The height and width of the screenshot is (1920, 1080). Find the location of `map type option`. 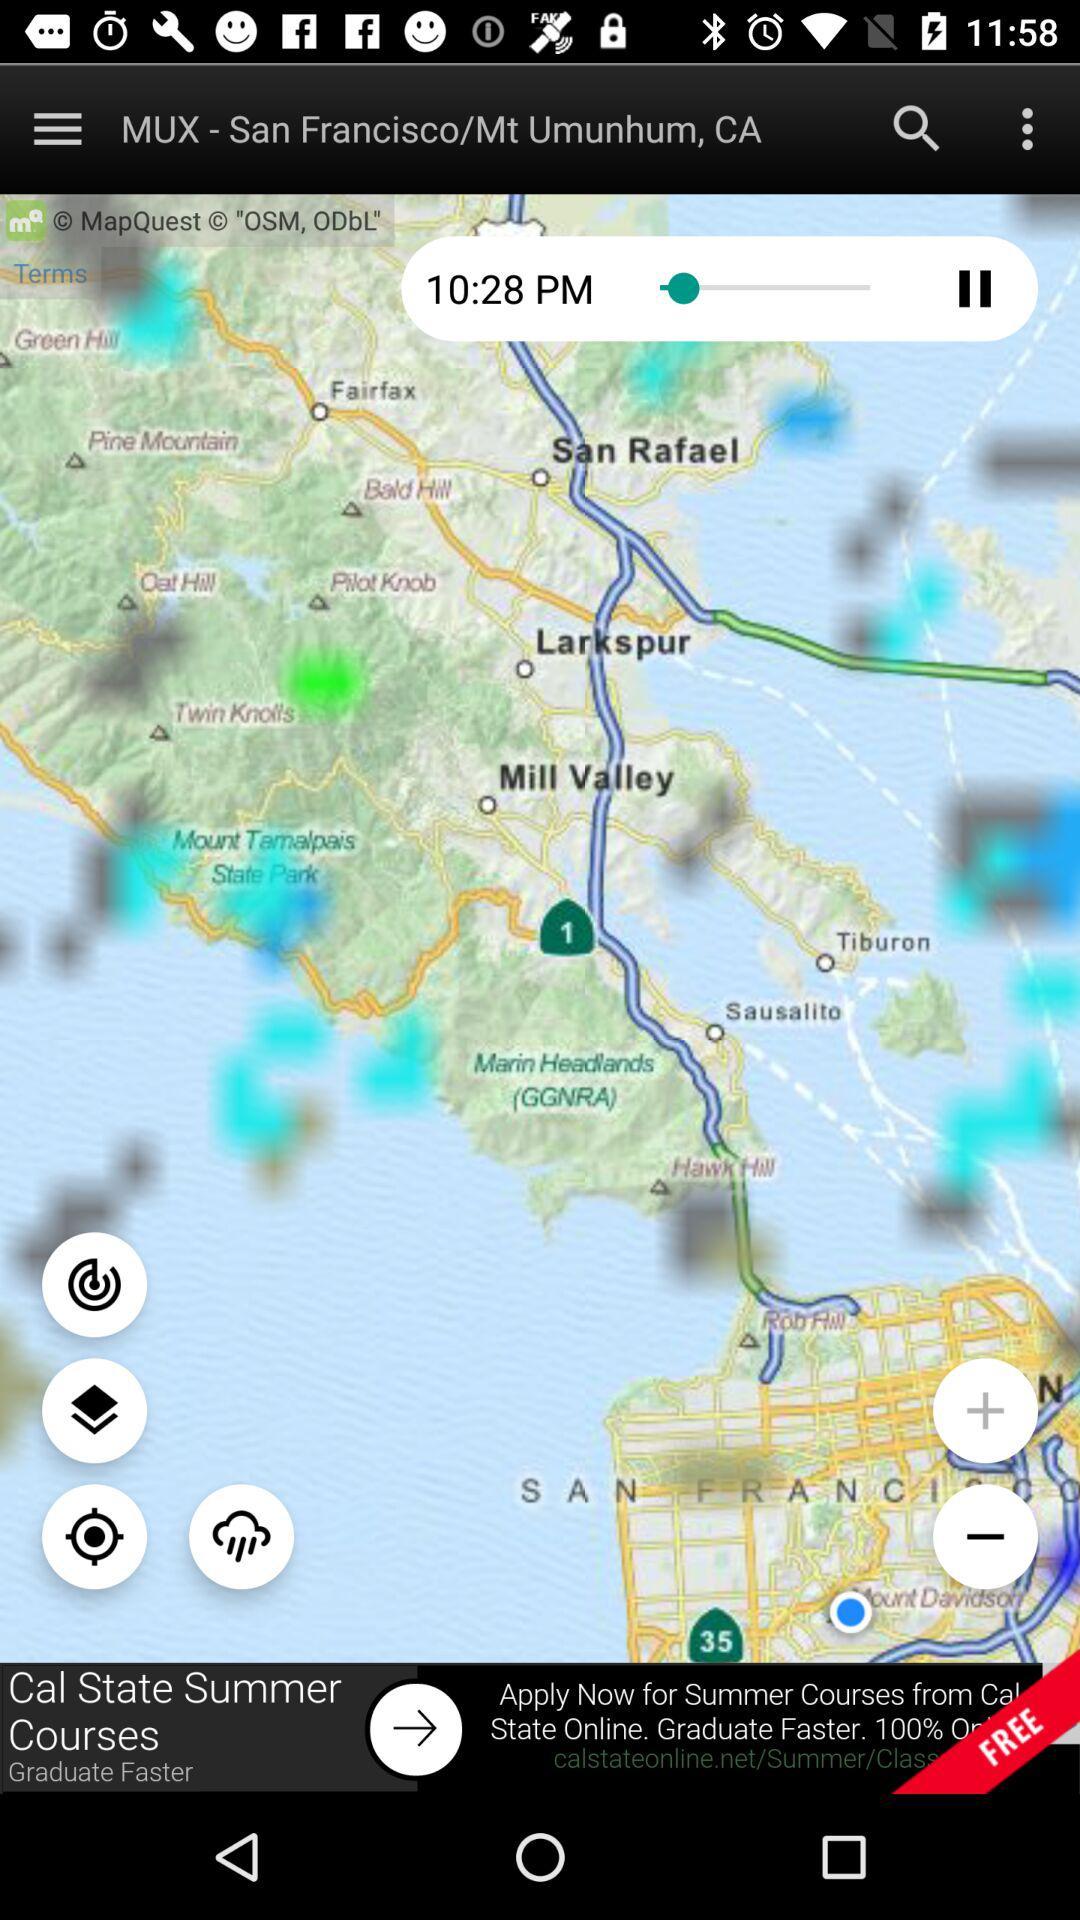

map type option is located at coordinates (94, 1409).